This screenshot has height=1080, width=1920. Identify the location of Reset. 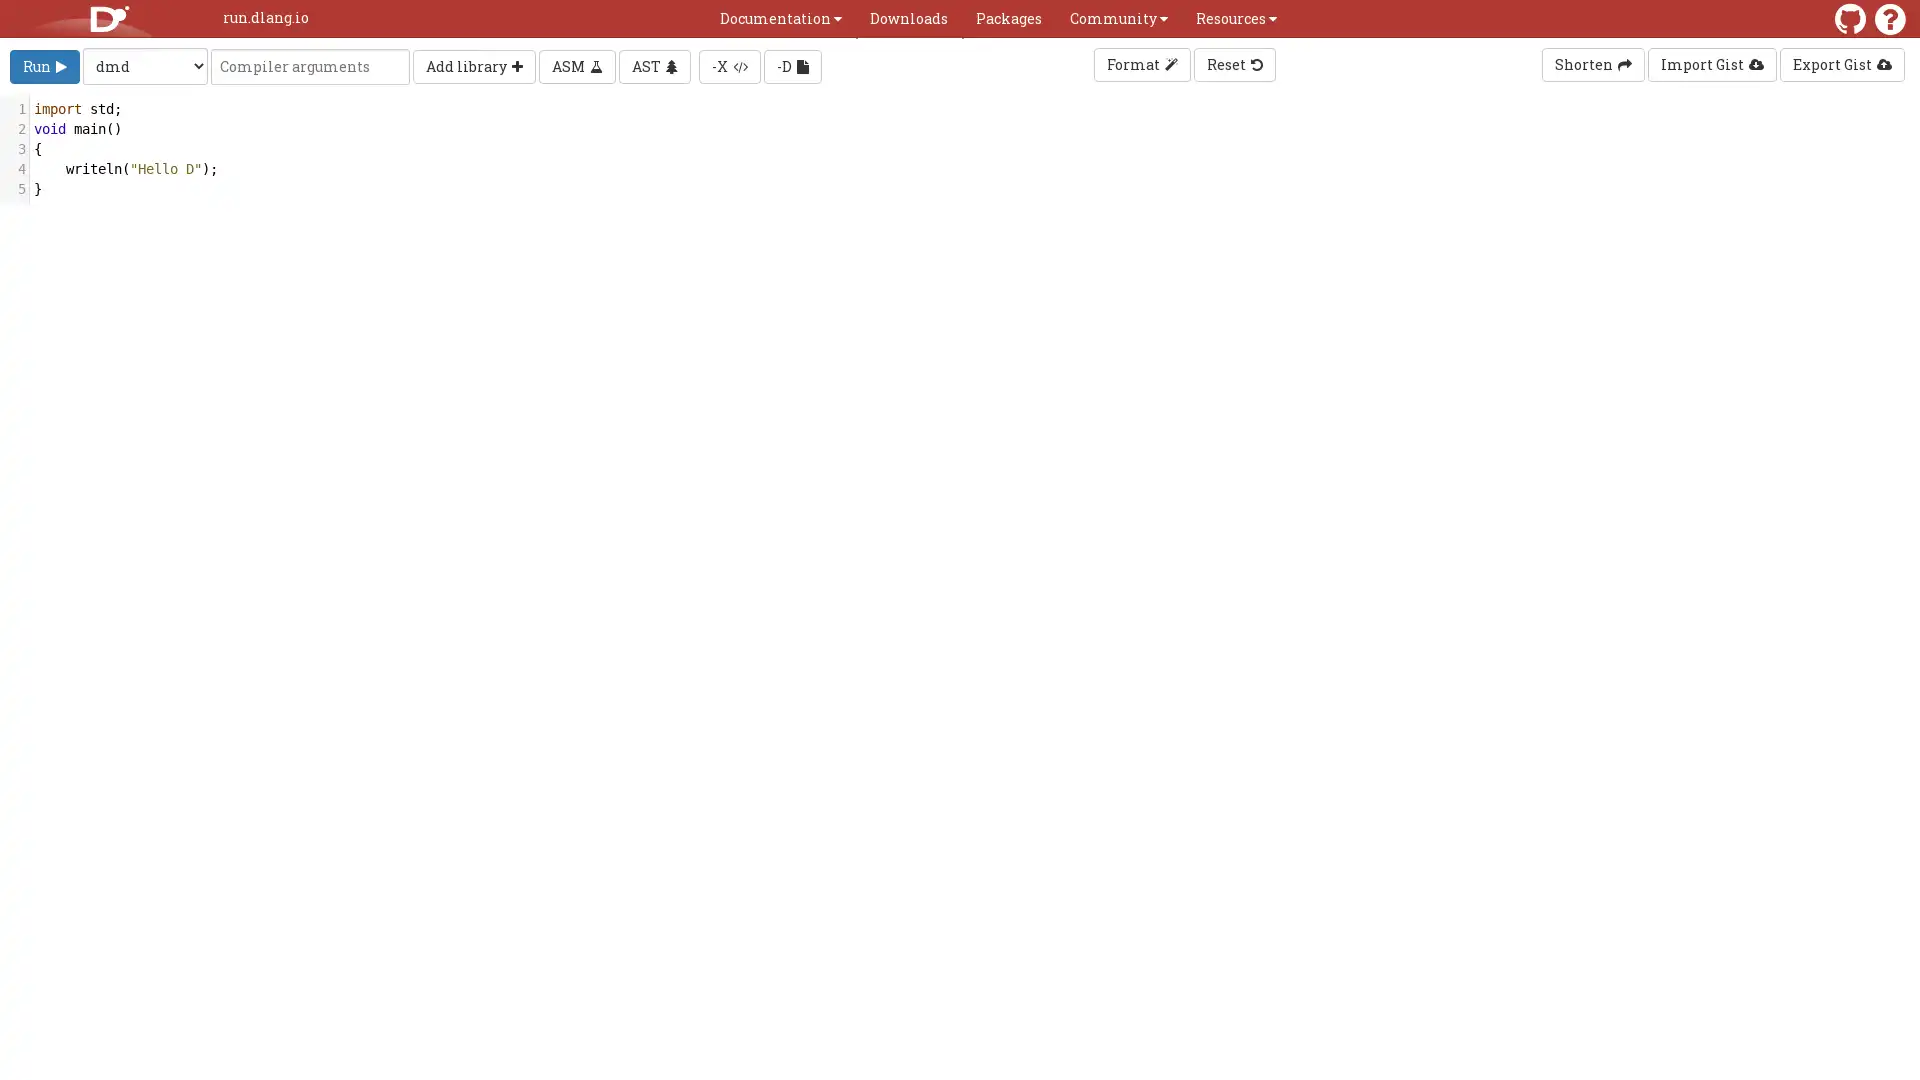
(1232, 64).